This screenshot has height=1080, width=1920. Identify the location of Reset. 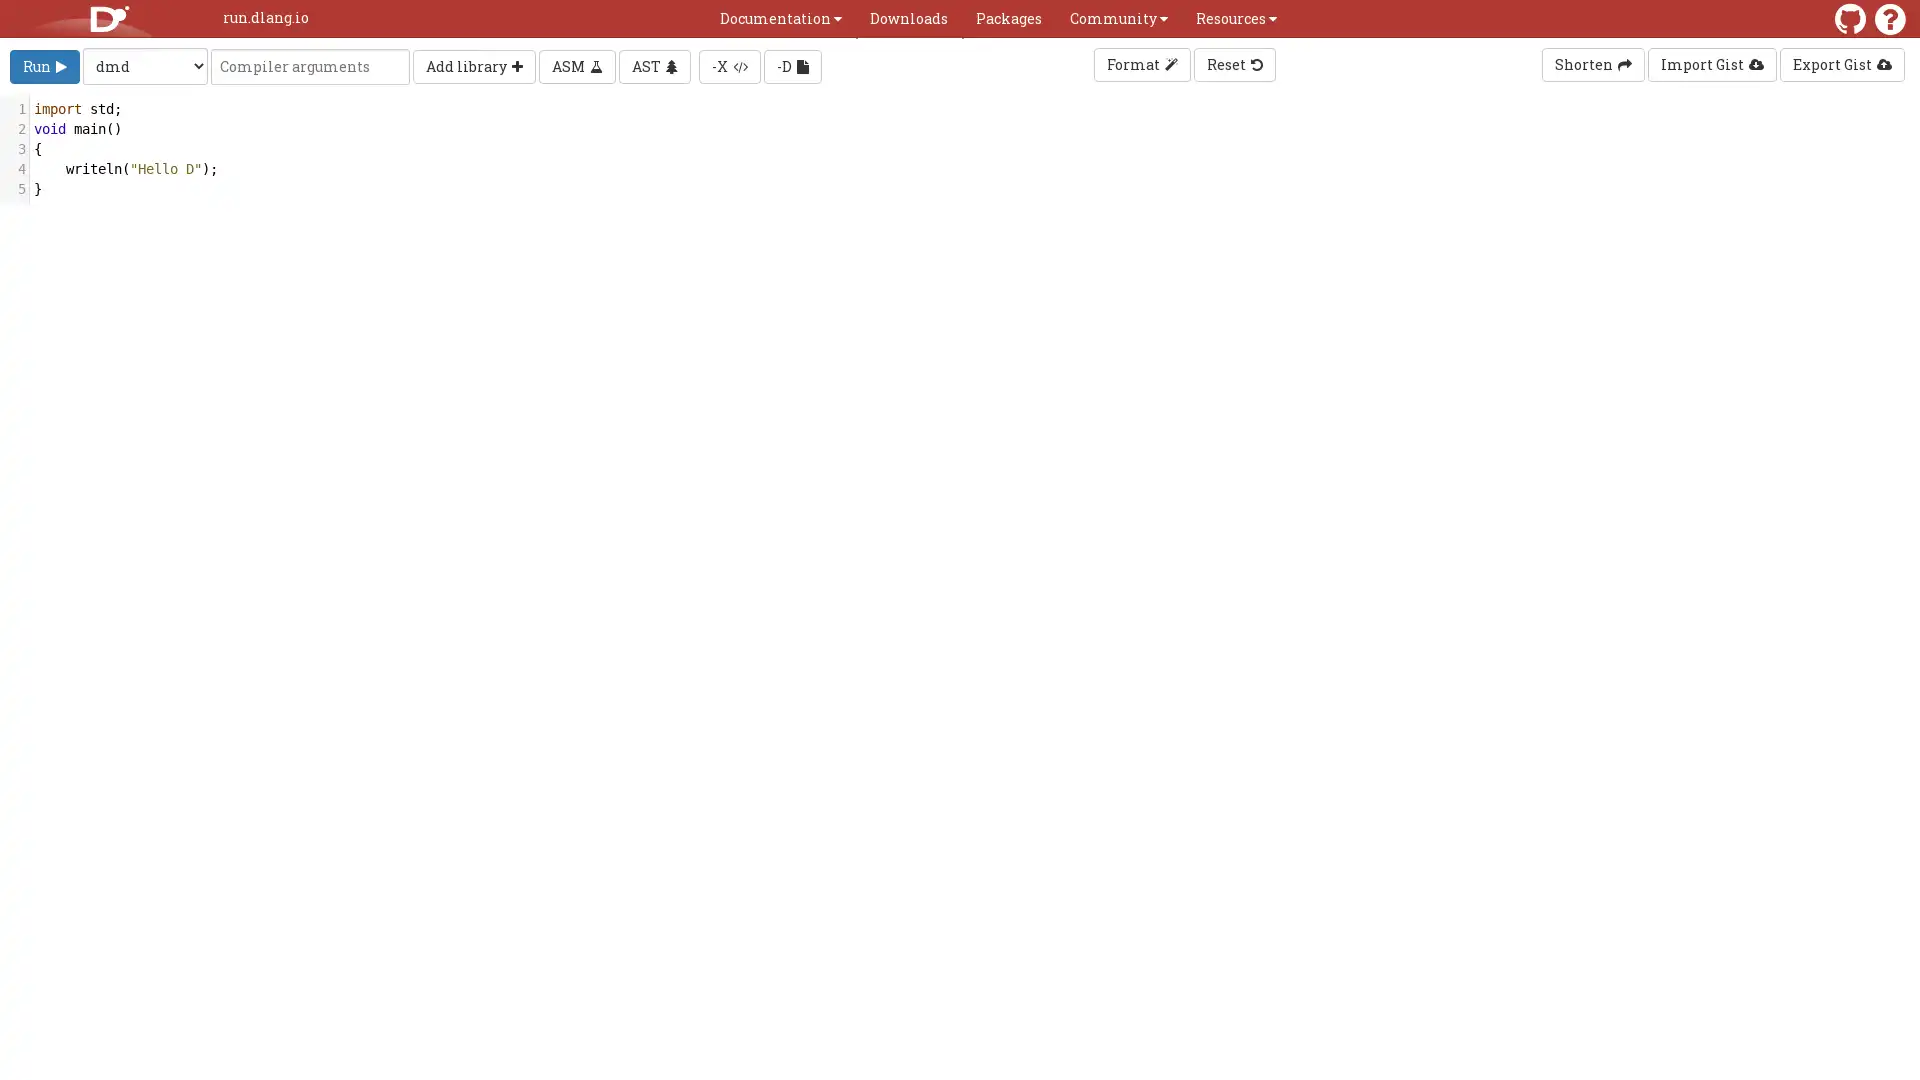
(1232, 64).